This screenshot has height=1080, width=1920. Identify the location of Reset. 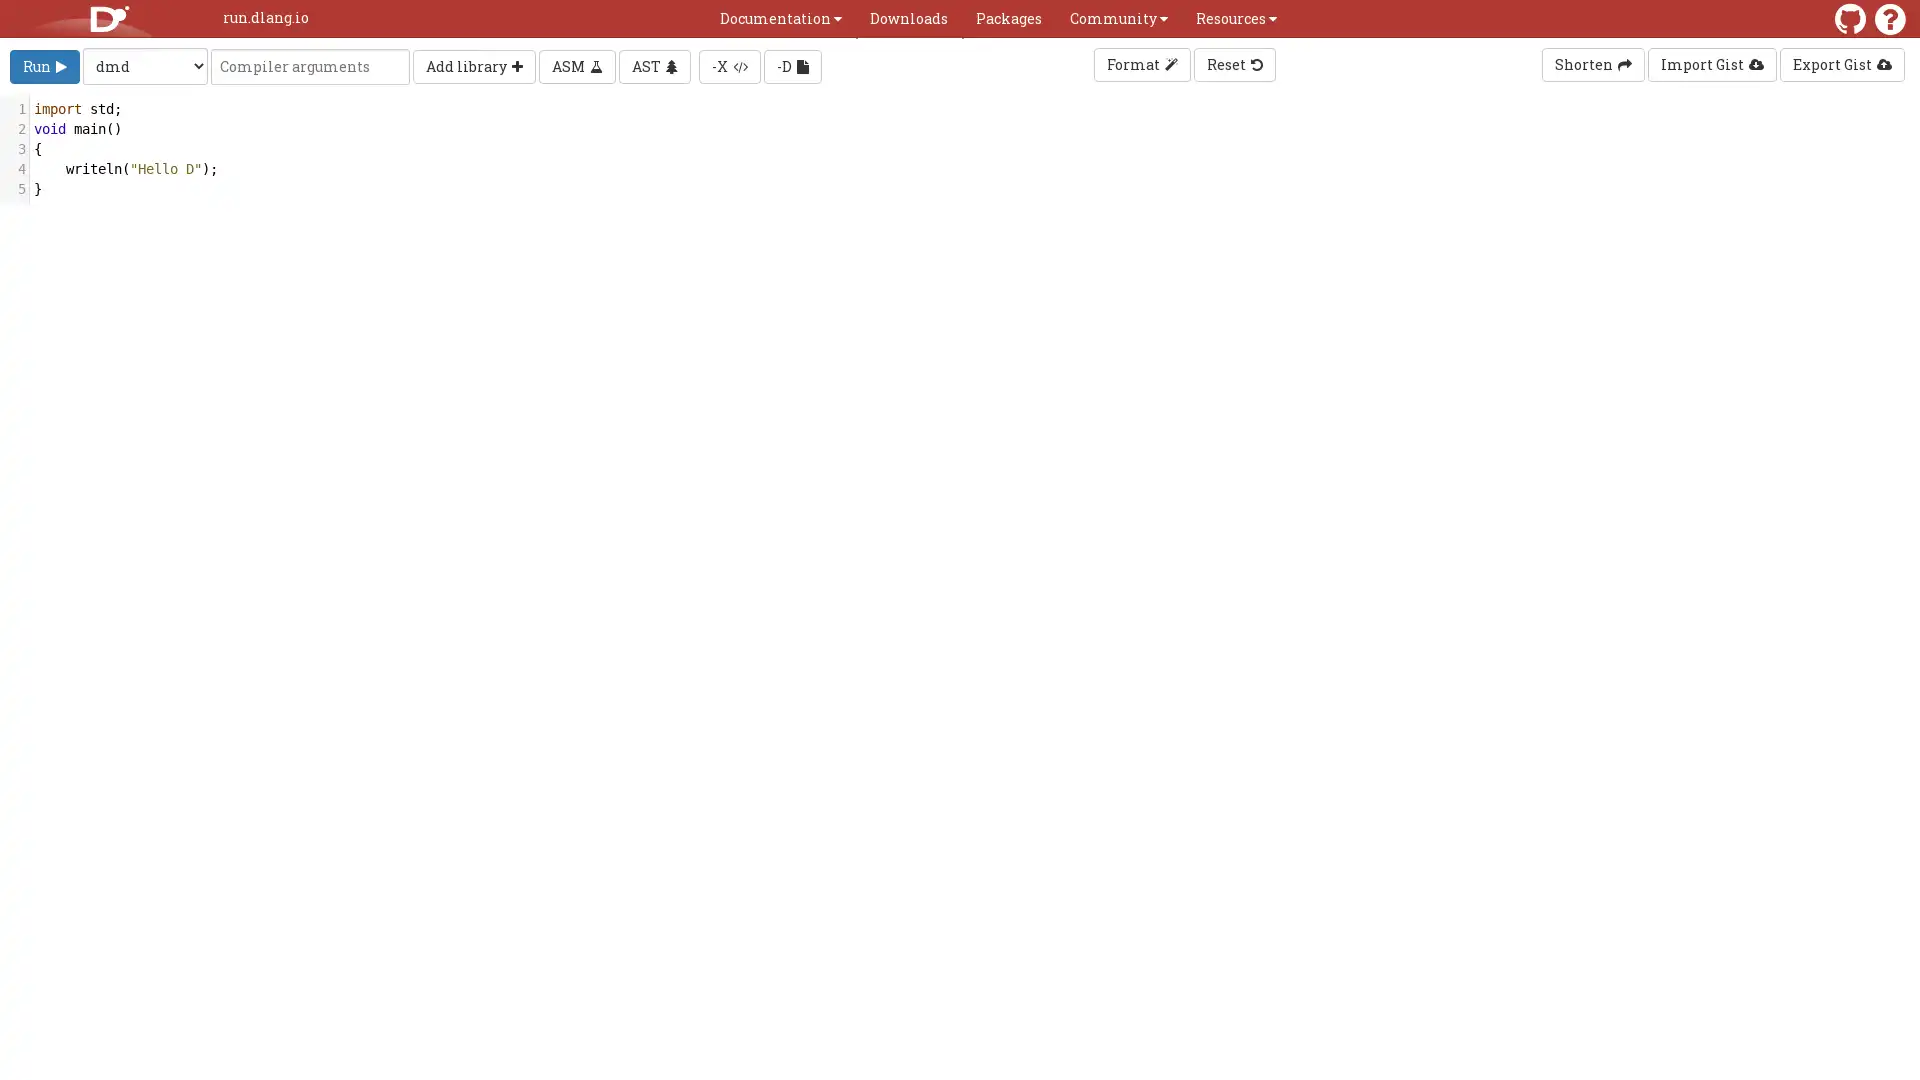
(1232, 64).